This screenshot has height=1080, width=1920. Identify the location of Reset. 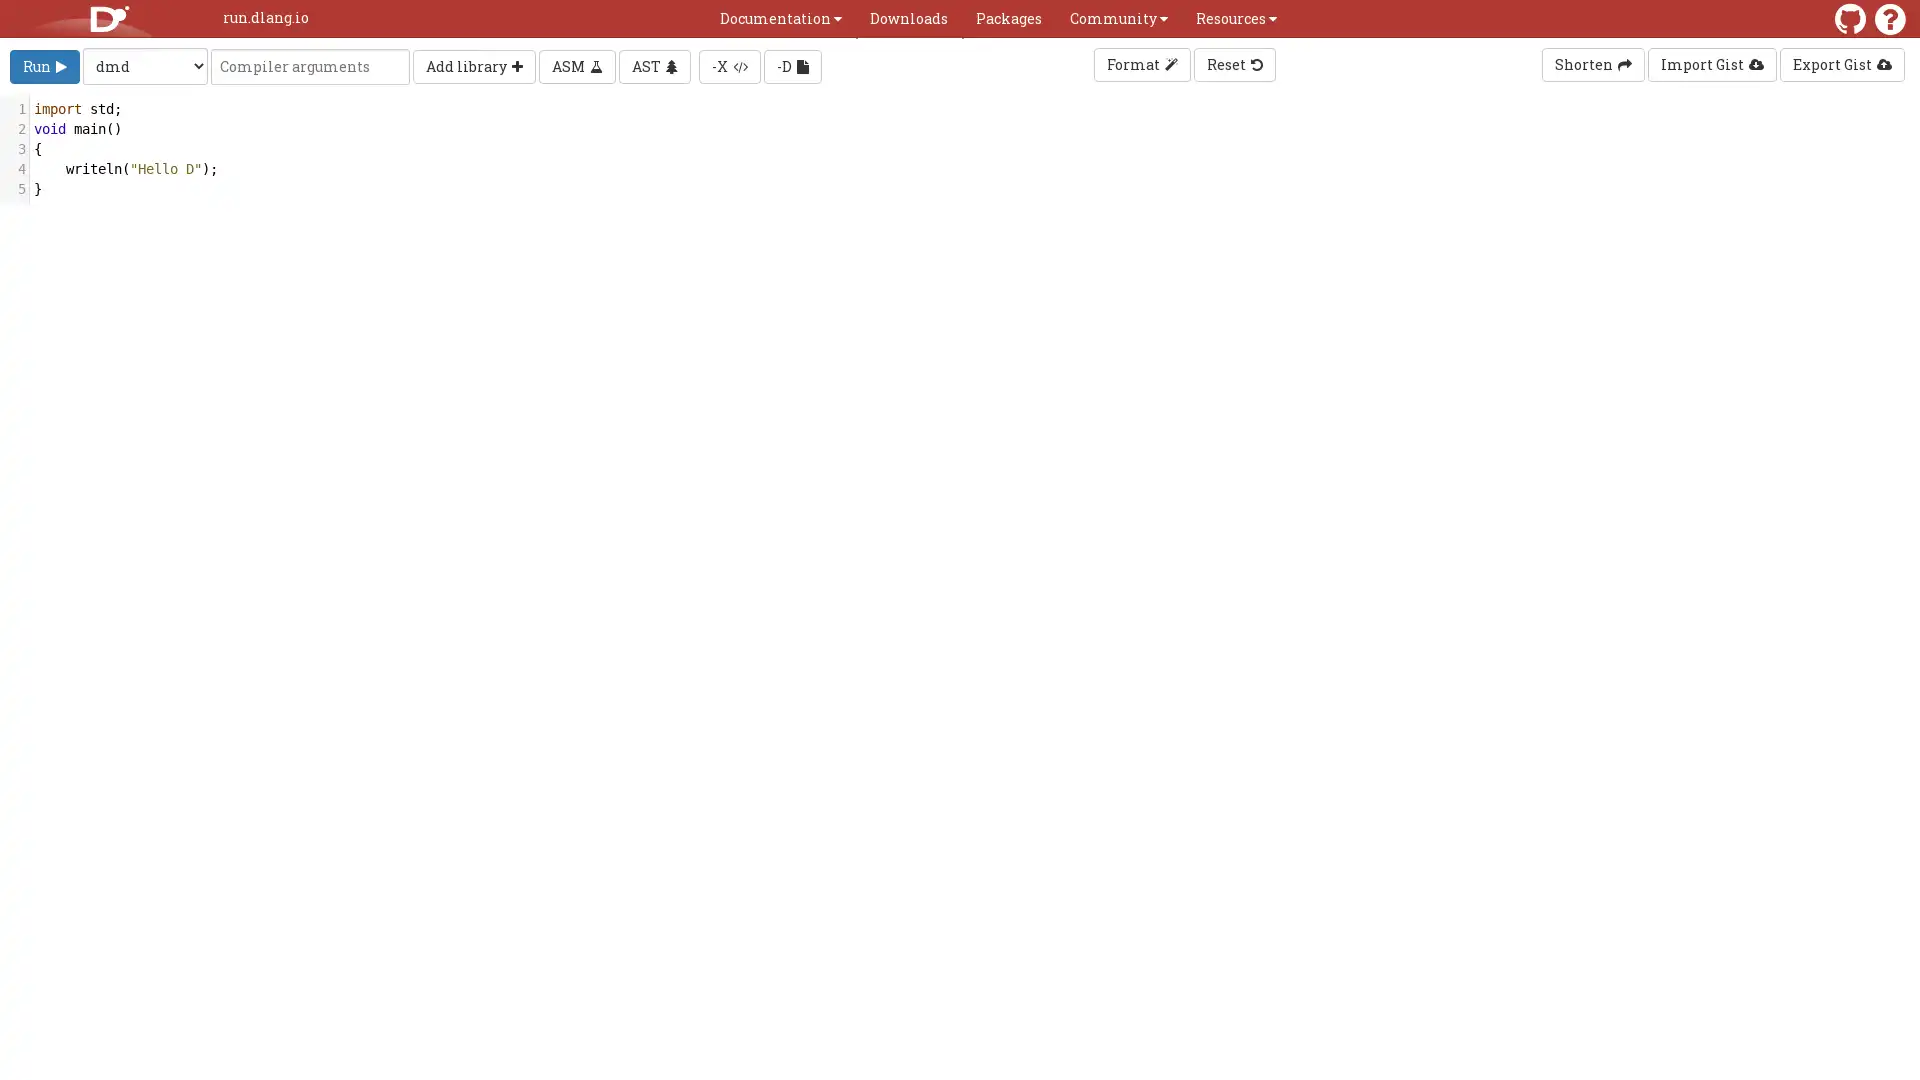
(1232, 64).